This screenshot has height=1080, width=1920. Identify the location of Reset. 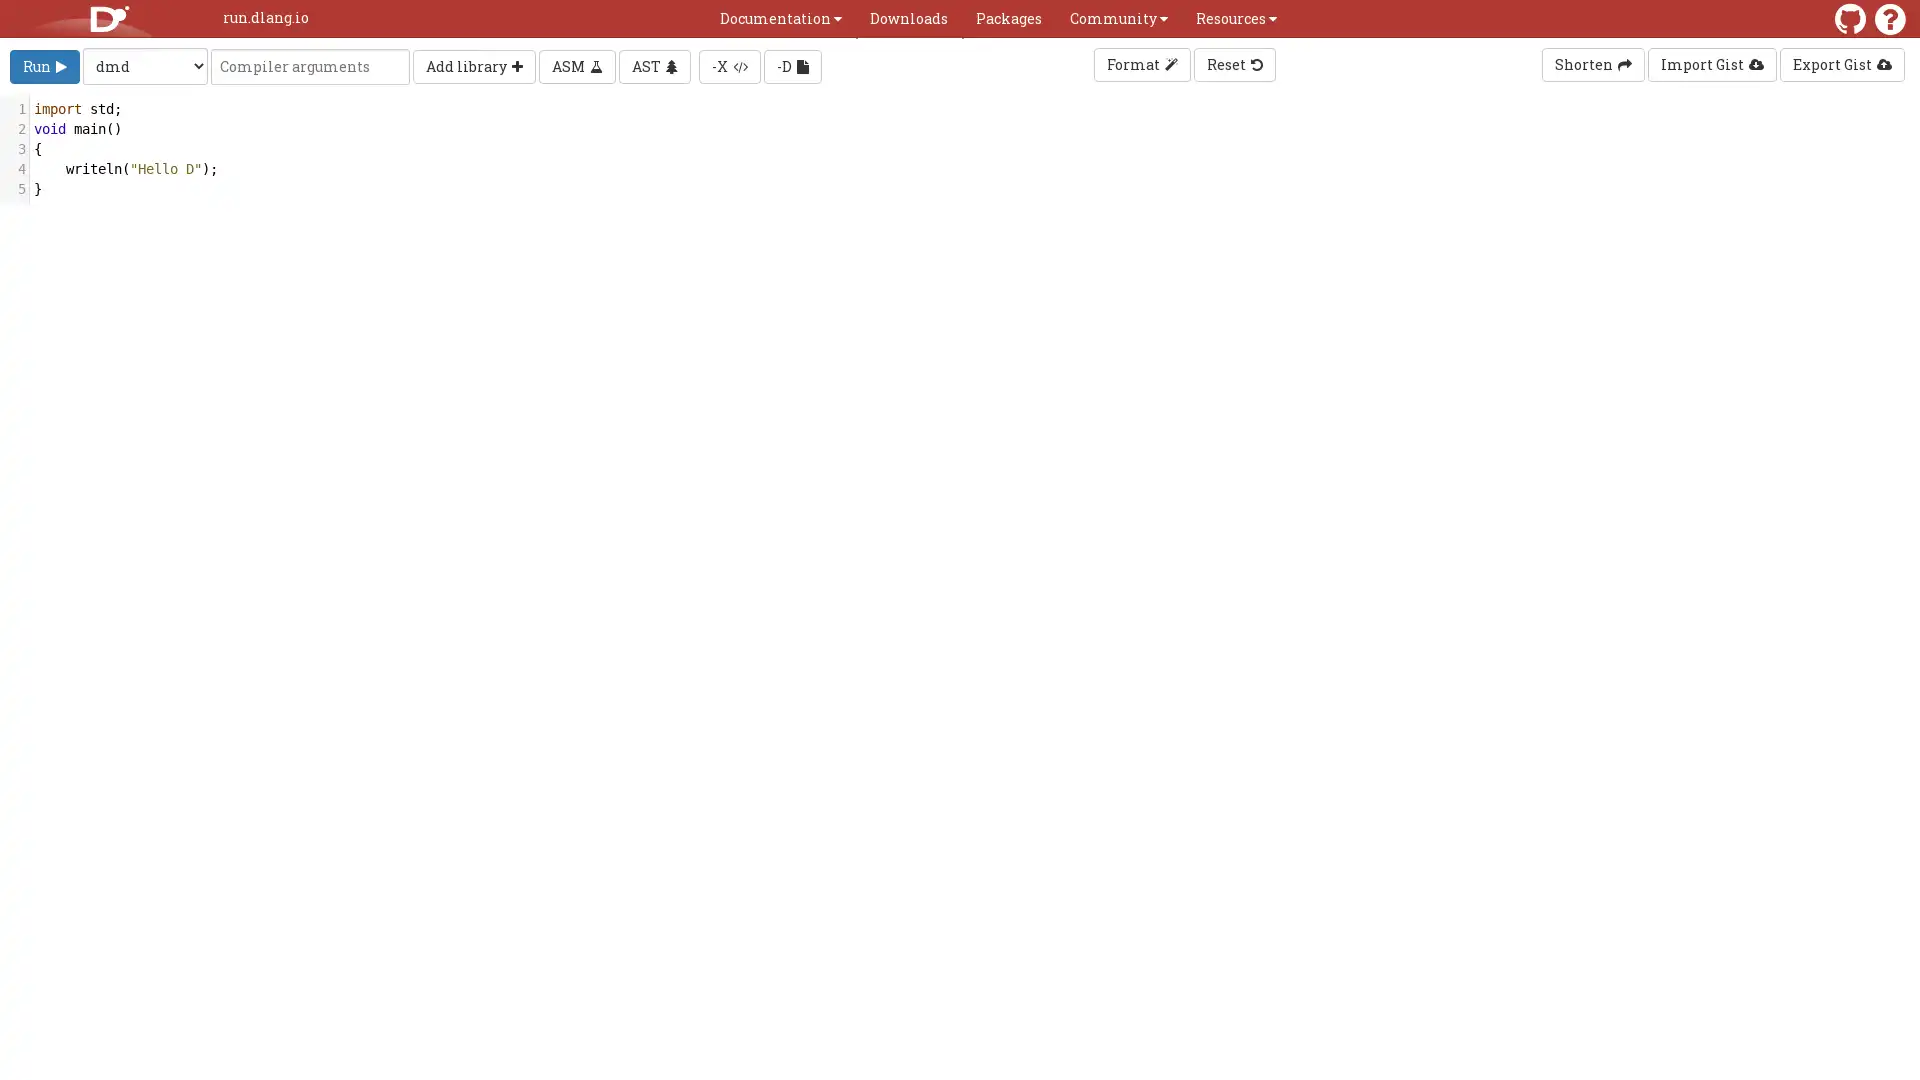
(1232, 64).